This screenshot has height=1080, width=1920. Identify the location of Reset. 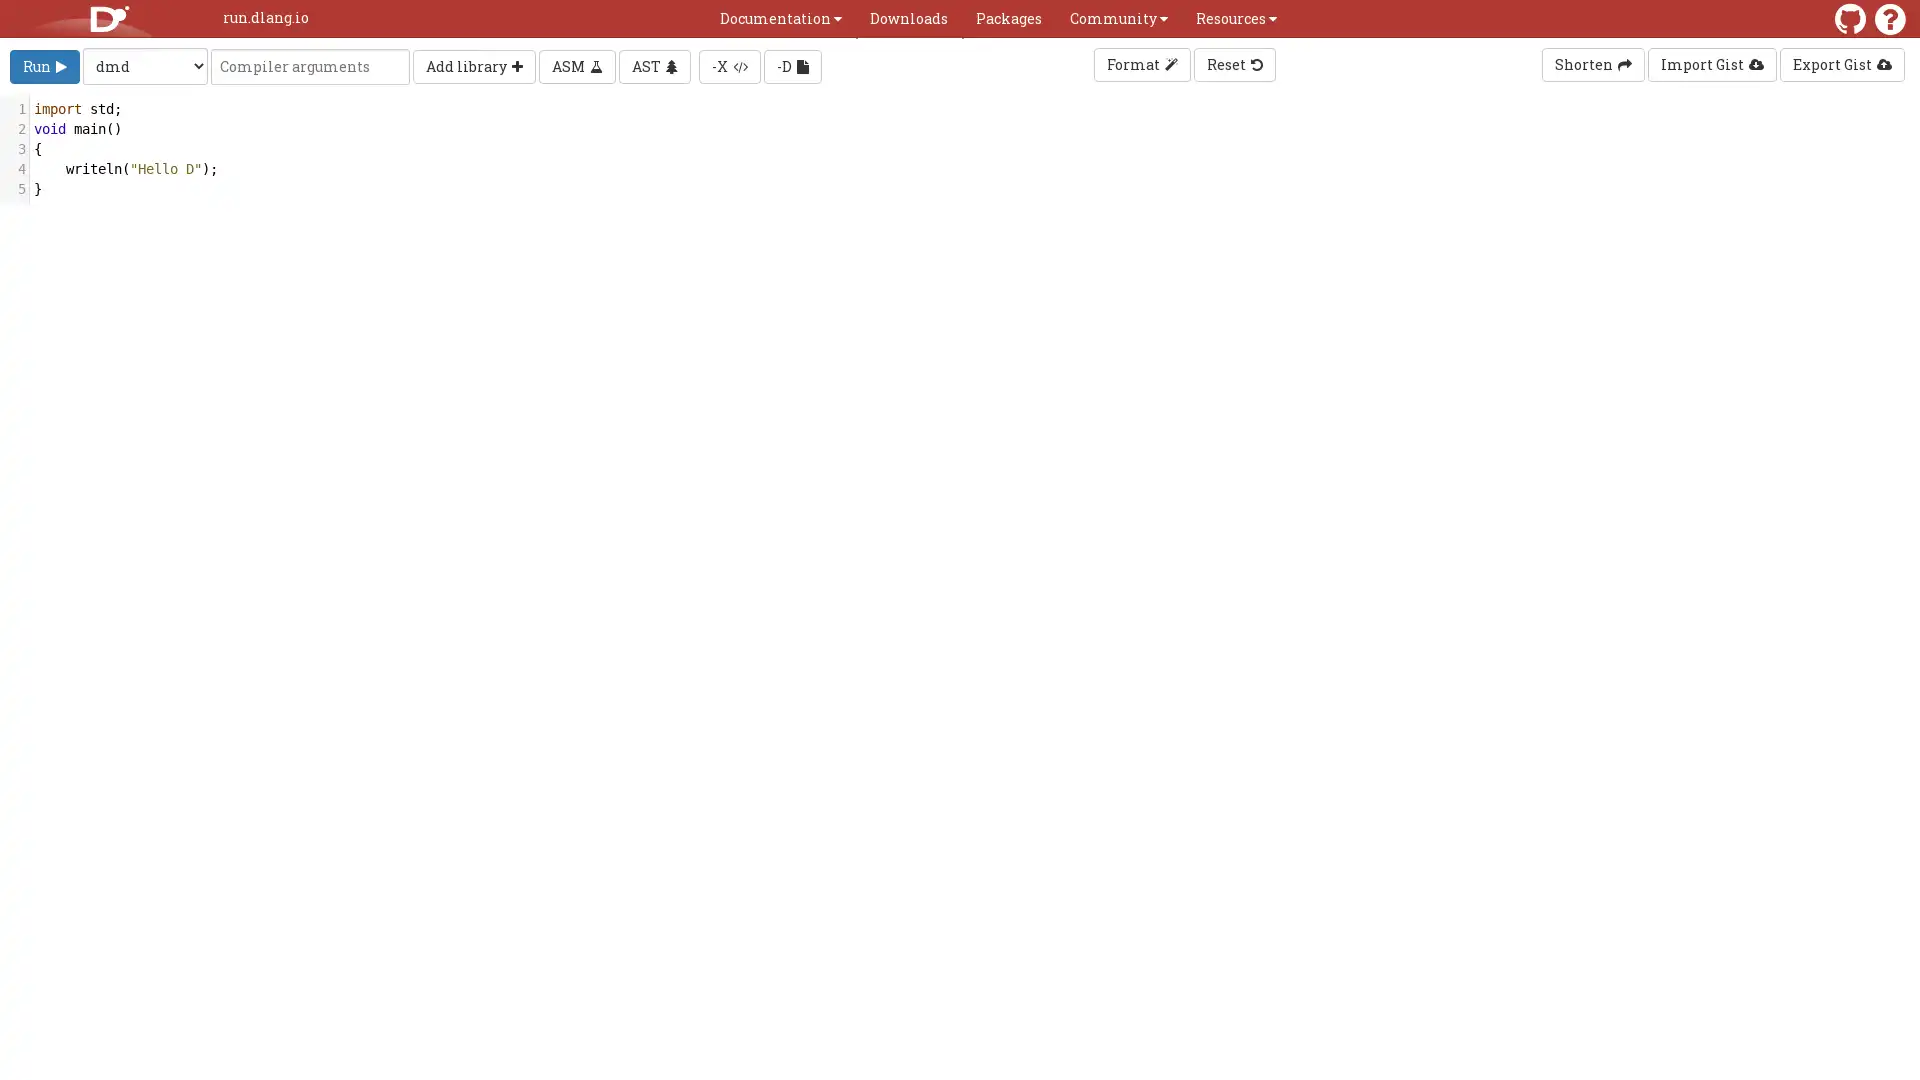
(1232, 64).